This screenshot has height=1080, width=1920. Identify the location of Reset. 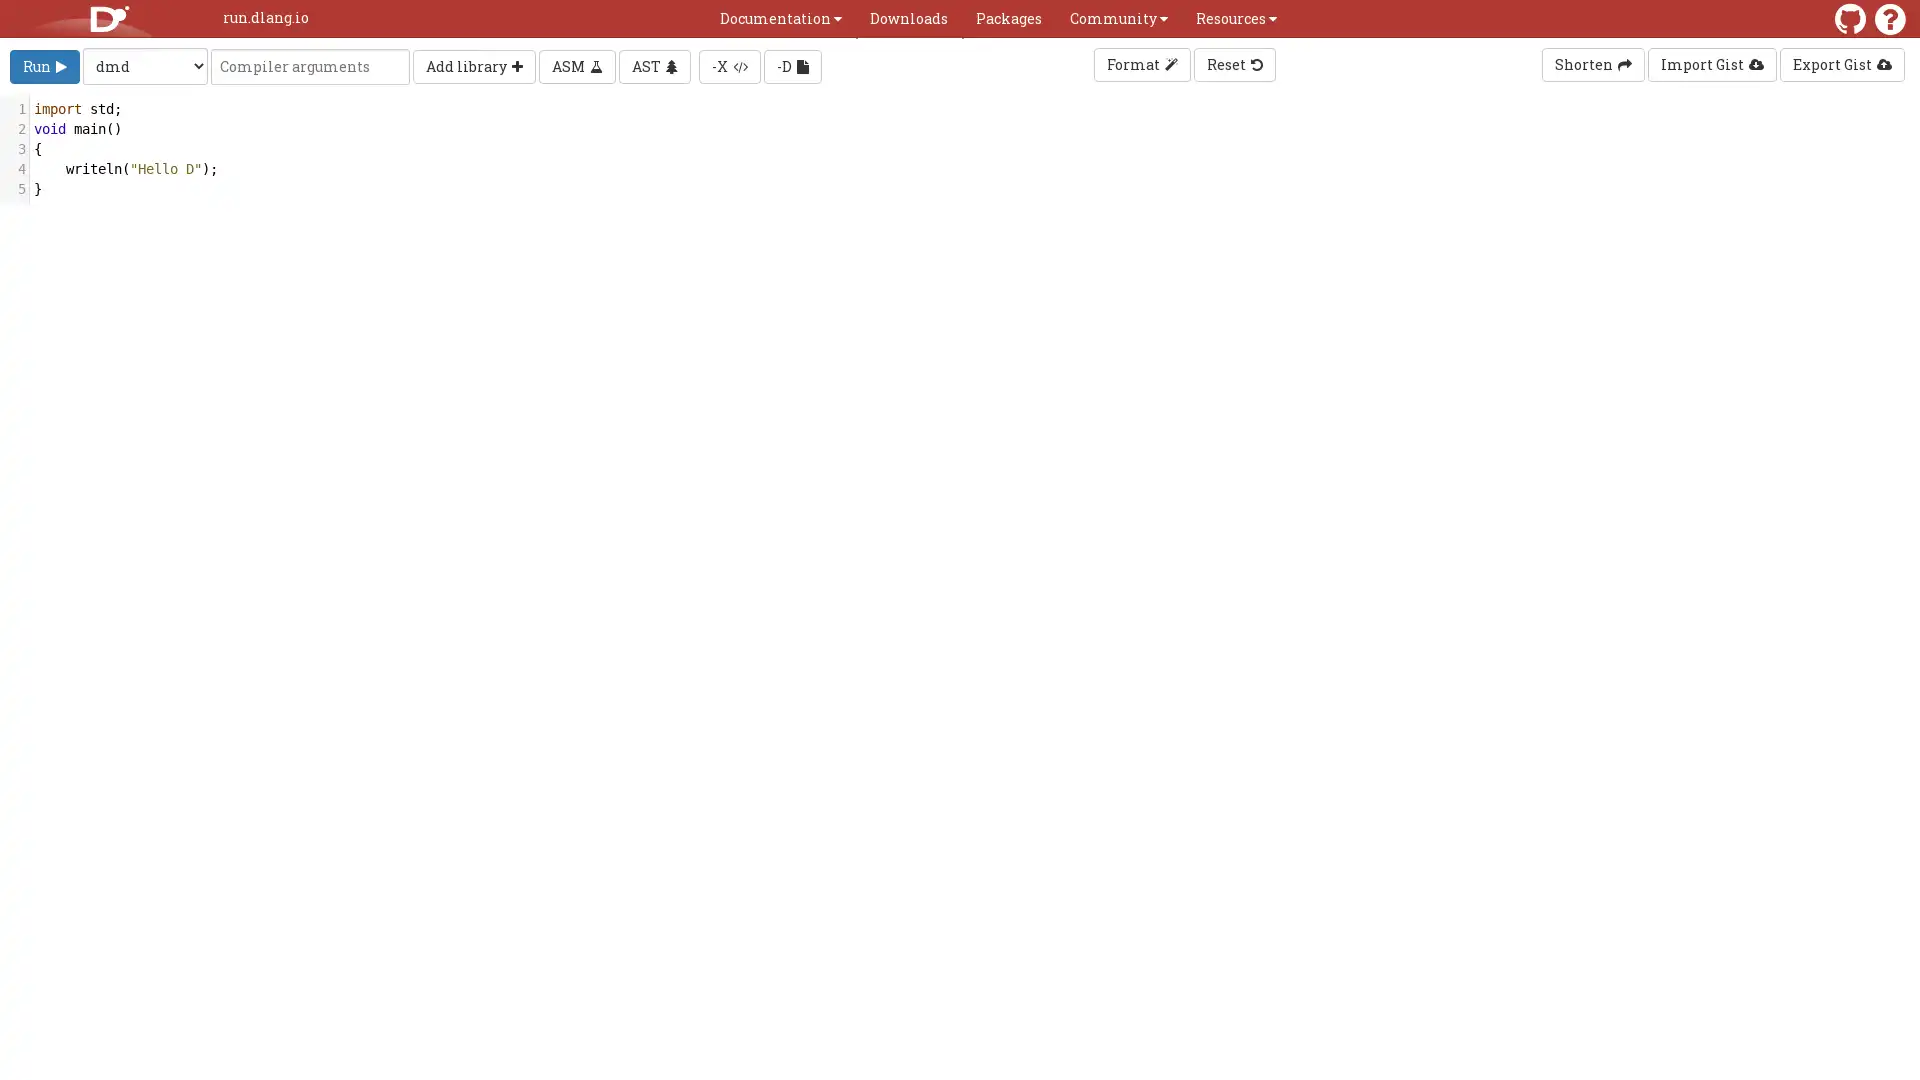
(1232, 64).